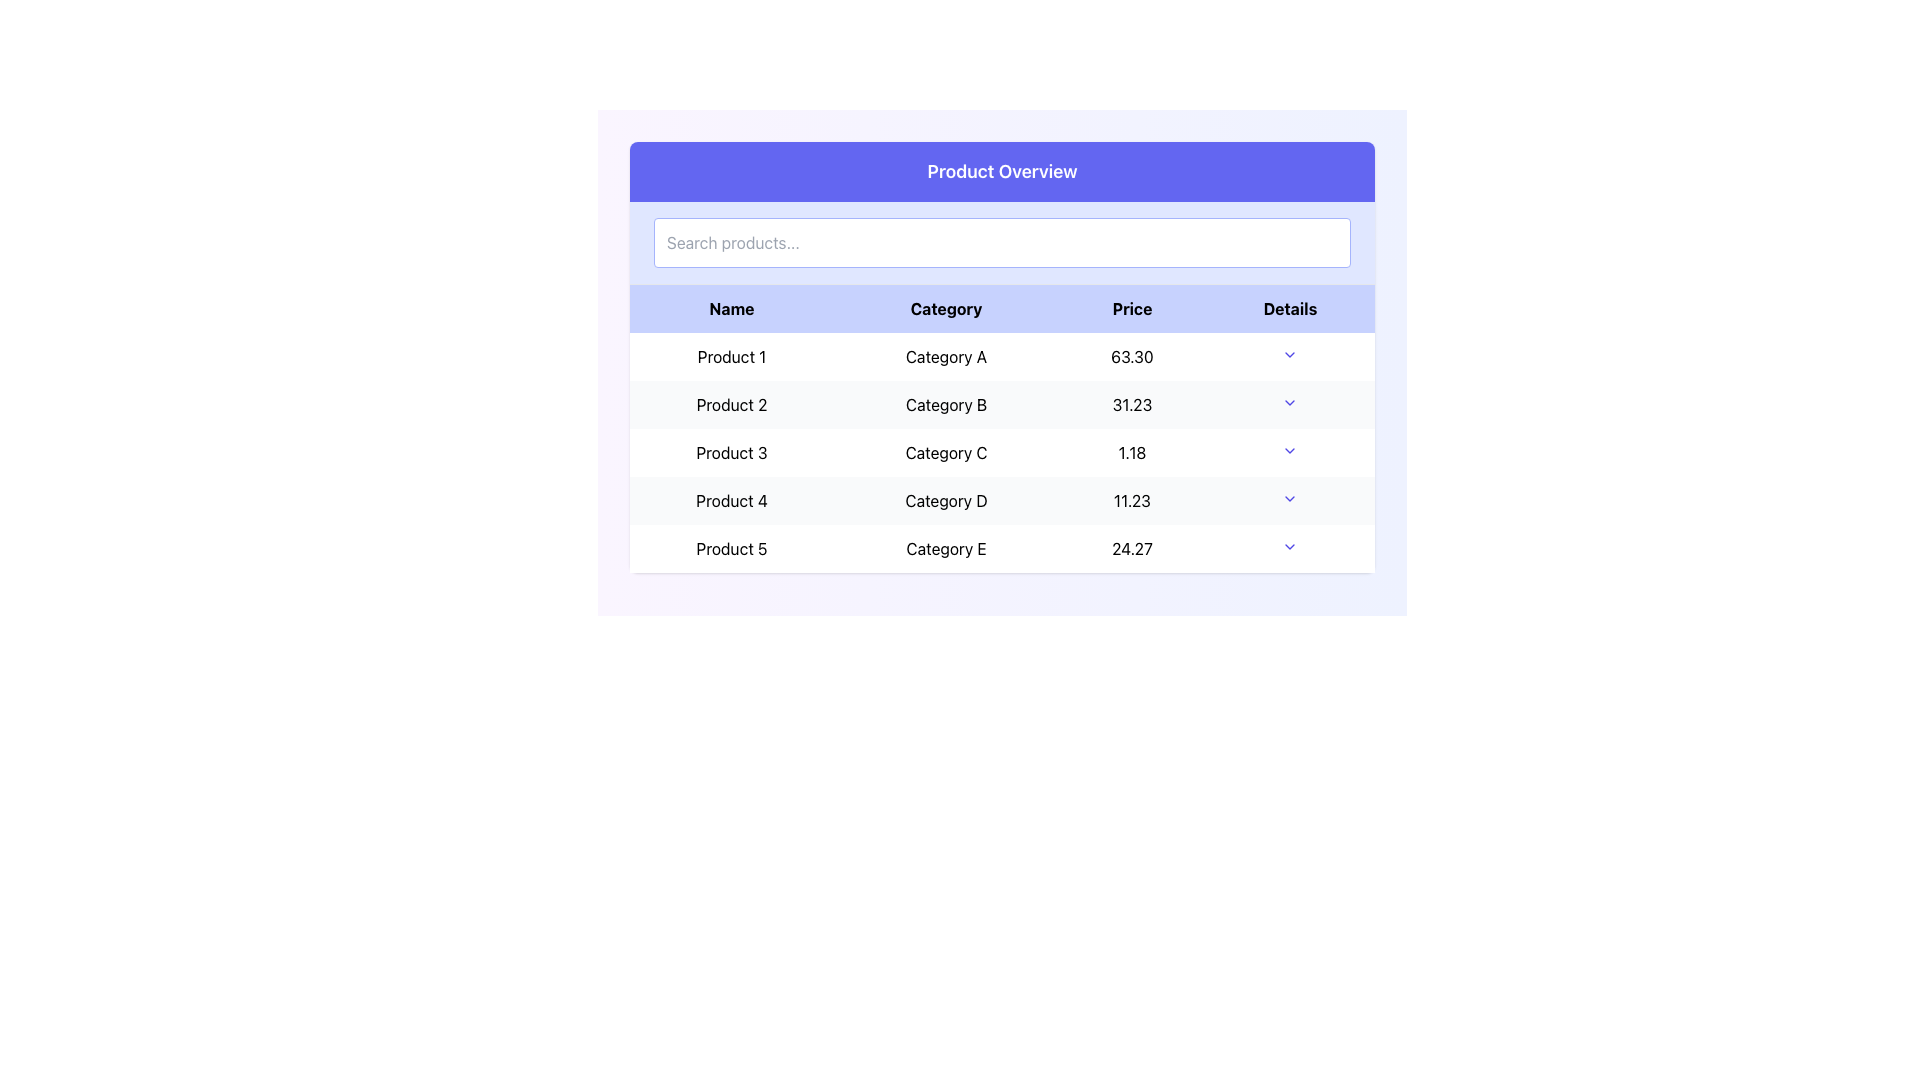 This screenshot has height=1080, width=1920. I want to click on the Static text label 'Details', which is styled as a table column header, located at the top-right corner of a tabular structure, so click(1290, 308).